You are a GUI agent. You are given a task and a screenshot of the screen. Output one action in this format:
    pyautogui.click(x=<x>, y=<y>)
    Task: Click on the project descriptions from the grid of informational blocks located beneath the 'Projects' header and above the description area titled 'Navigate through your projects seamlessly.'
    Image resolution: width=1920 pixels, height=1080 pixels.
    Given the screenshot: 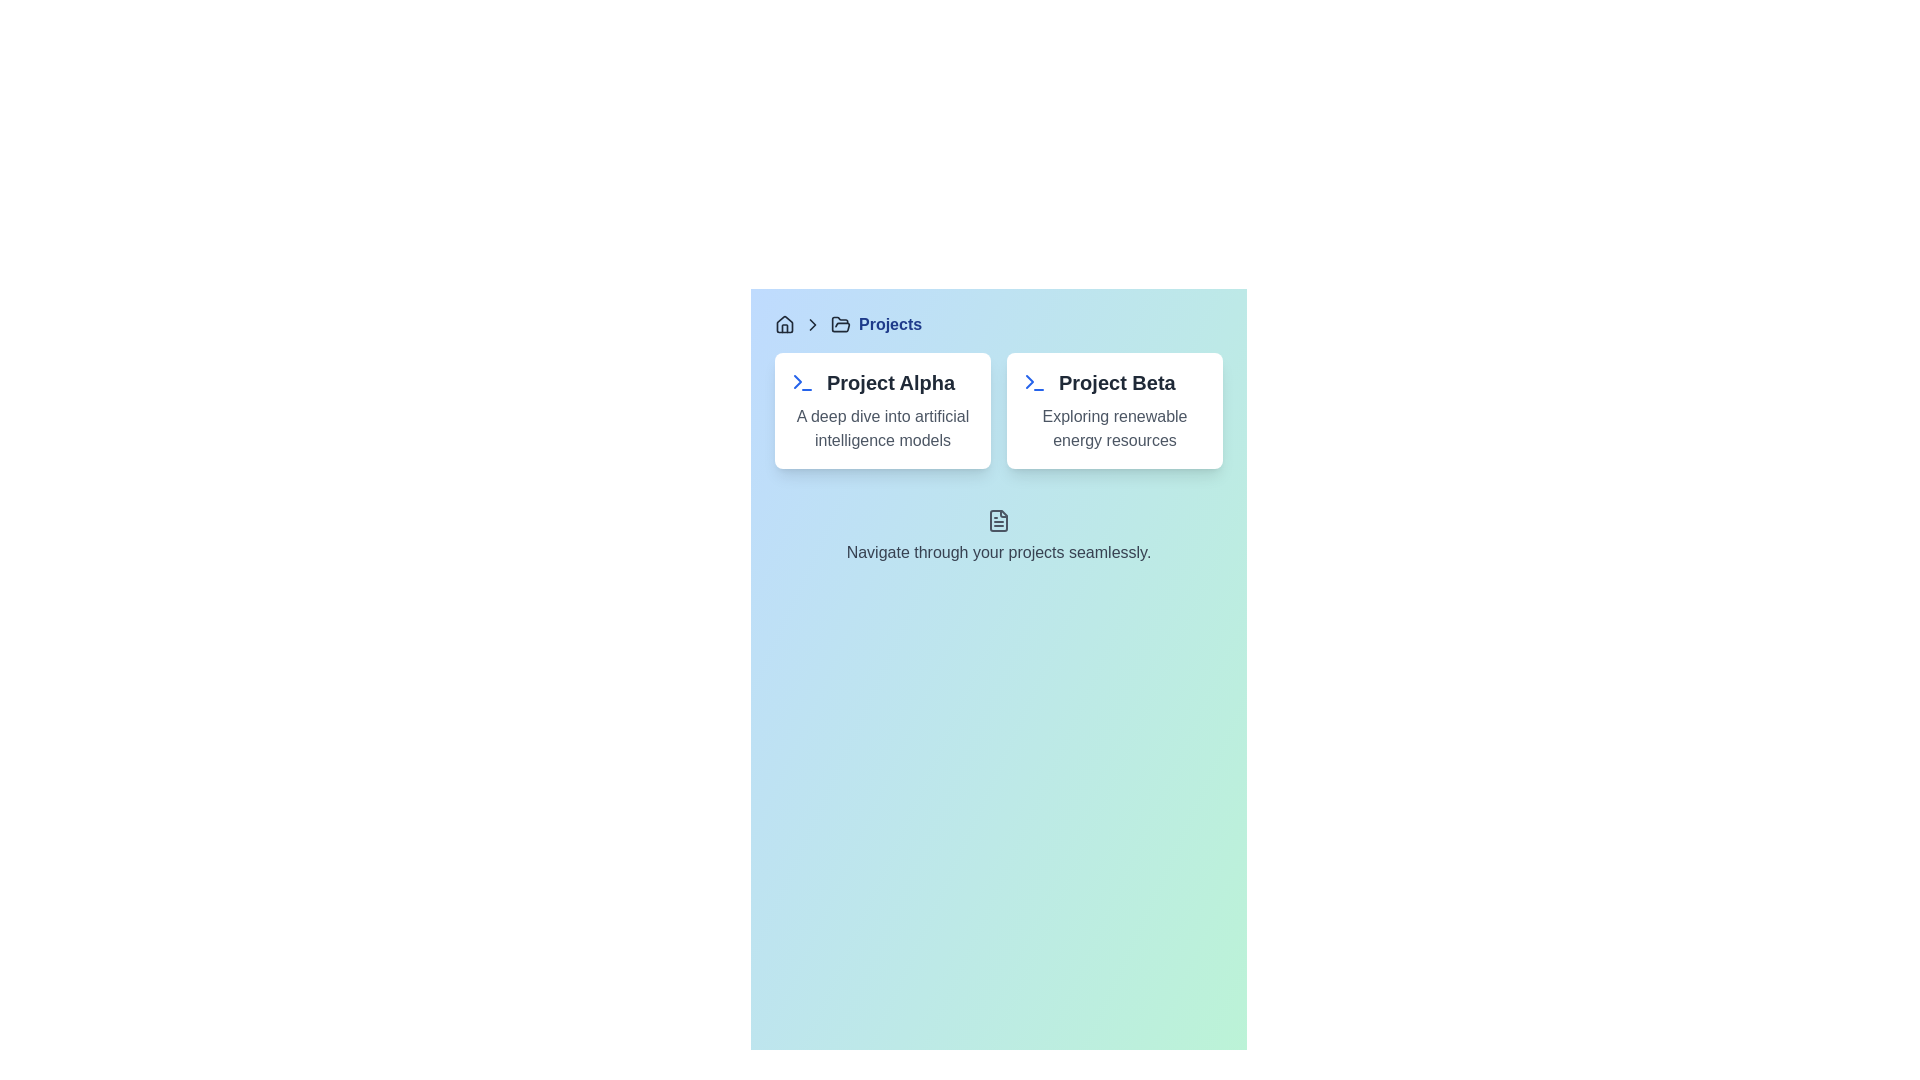 What is the action you would take?
    pyautogui.click(x=998, y=410)
    